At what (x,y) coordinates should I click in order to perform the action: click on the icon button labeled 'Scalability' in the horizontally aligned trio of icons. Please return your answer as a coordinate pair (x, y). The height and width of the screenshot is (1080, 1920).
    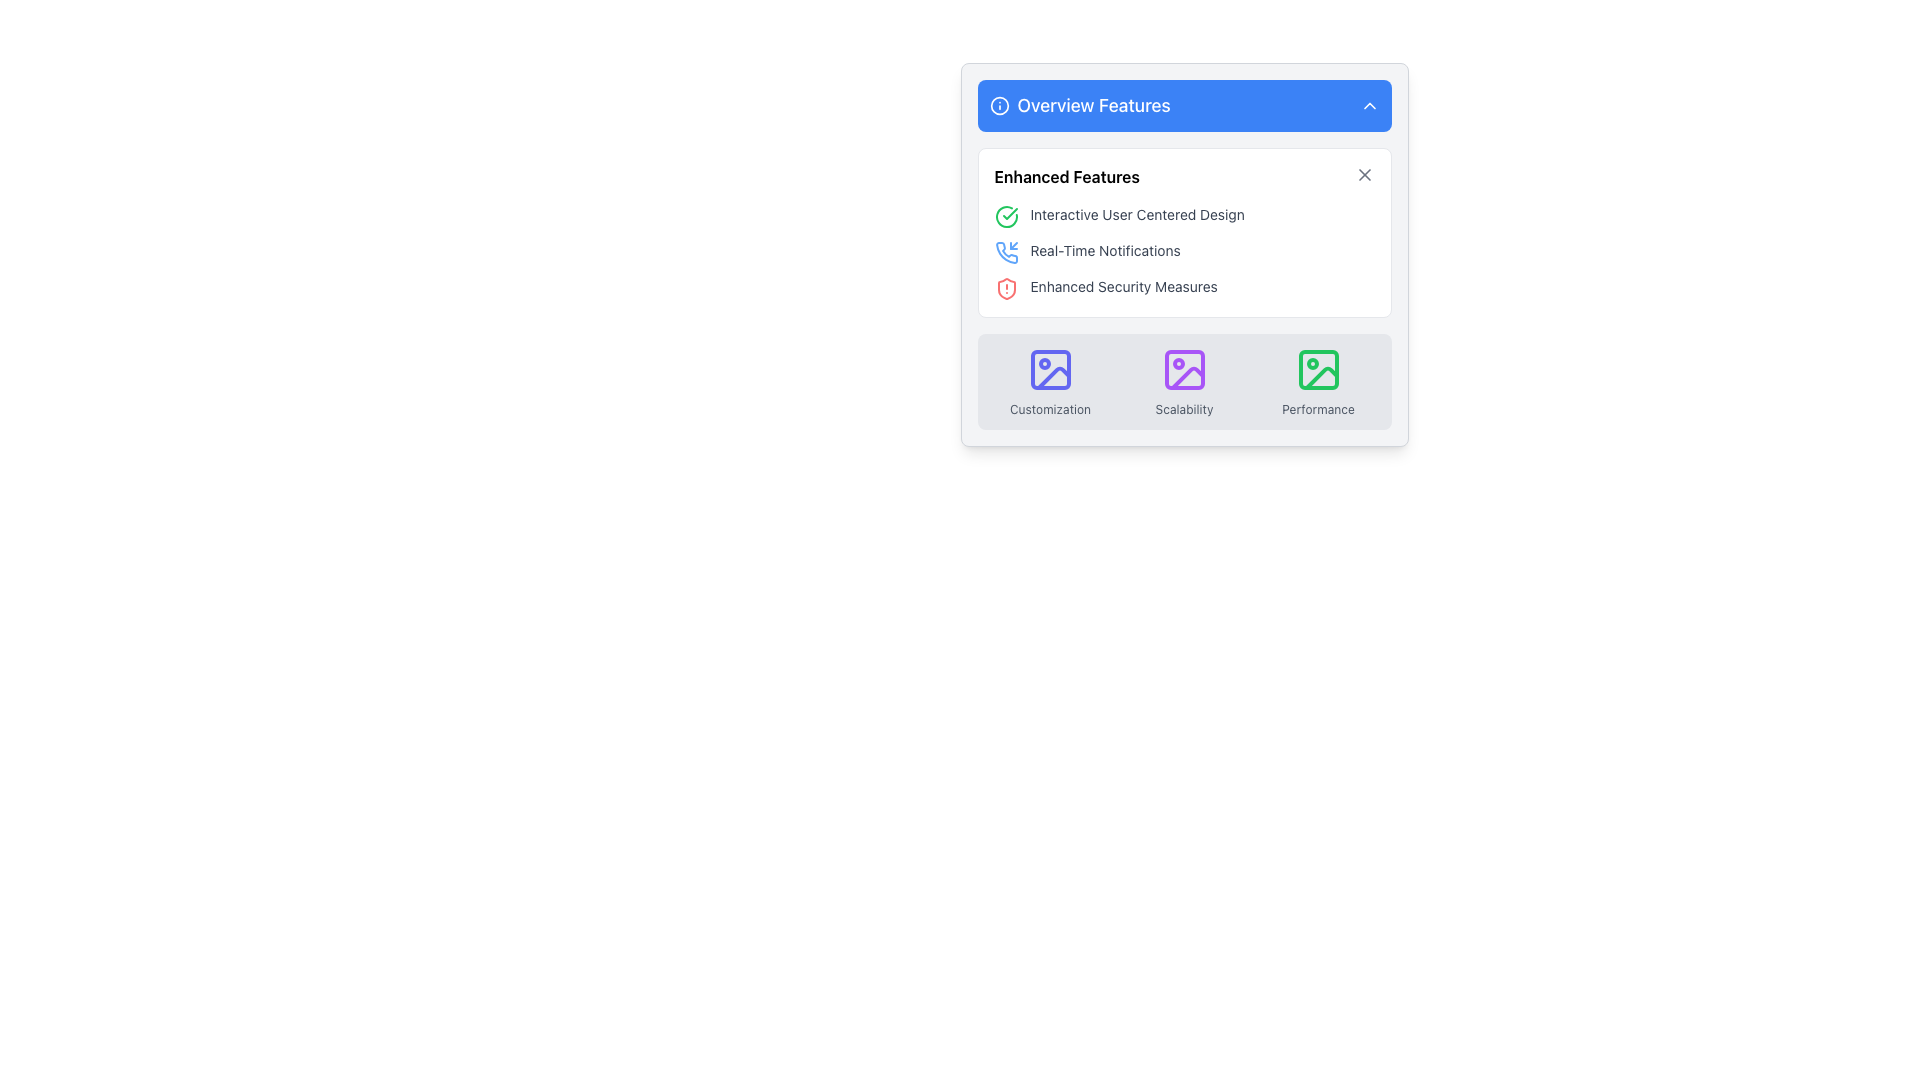
    Looking at the image, I should click on (1184, 381).